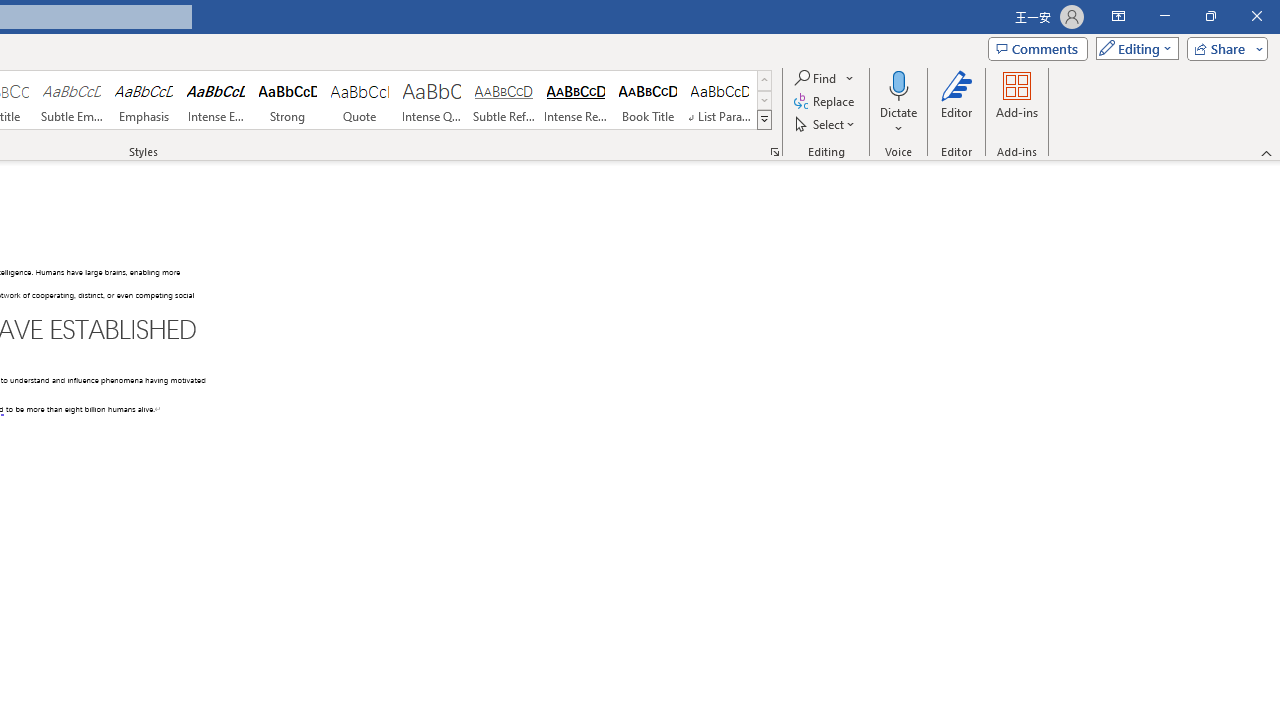 The width and height of the screenshot is (1280, 720). I want to click on 'Strong', so click(287, 100).